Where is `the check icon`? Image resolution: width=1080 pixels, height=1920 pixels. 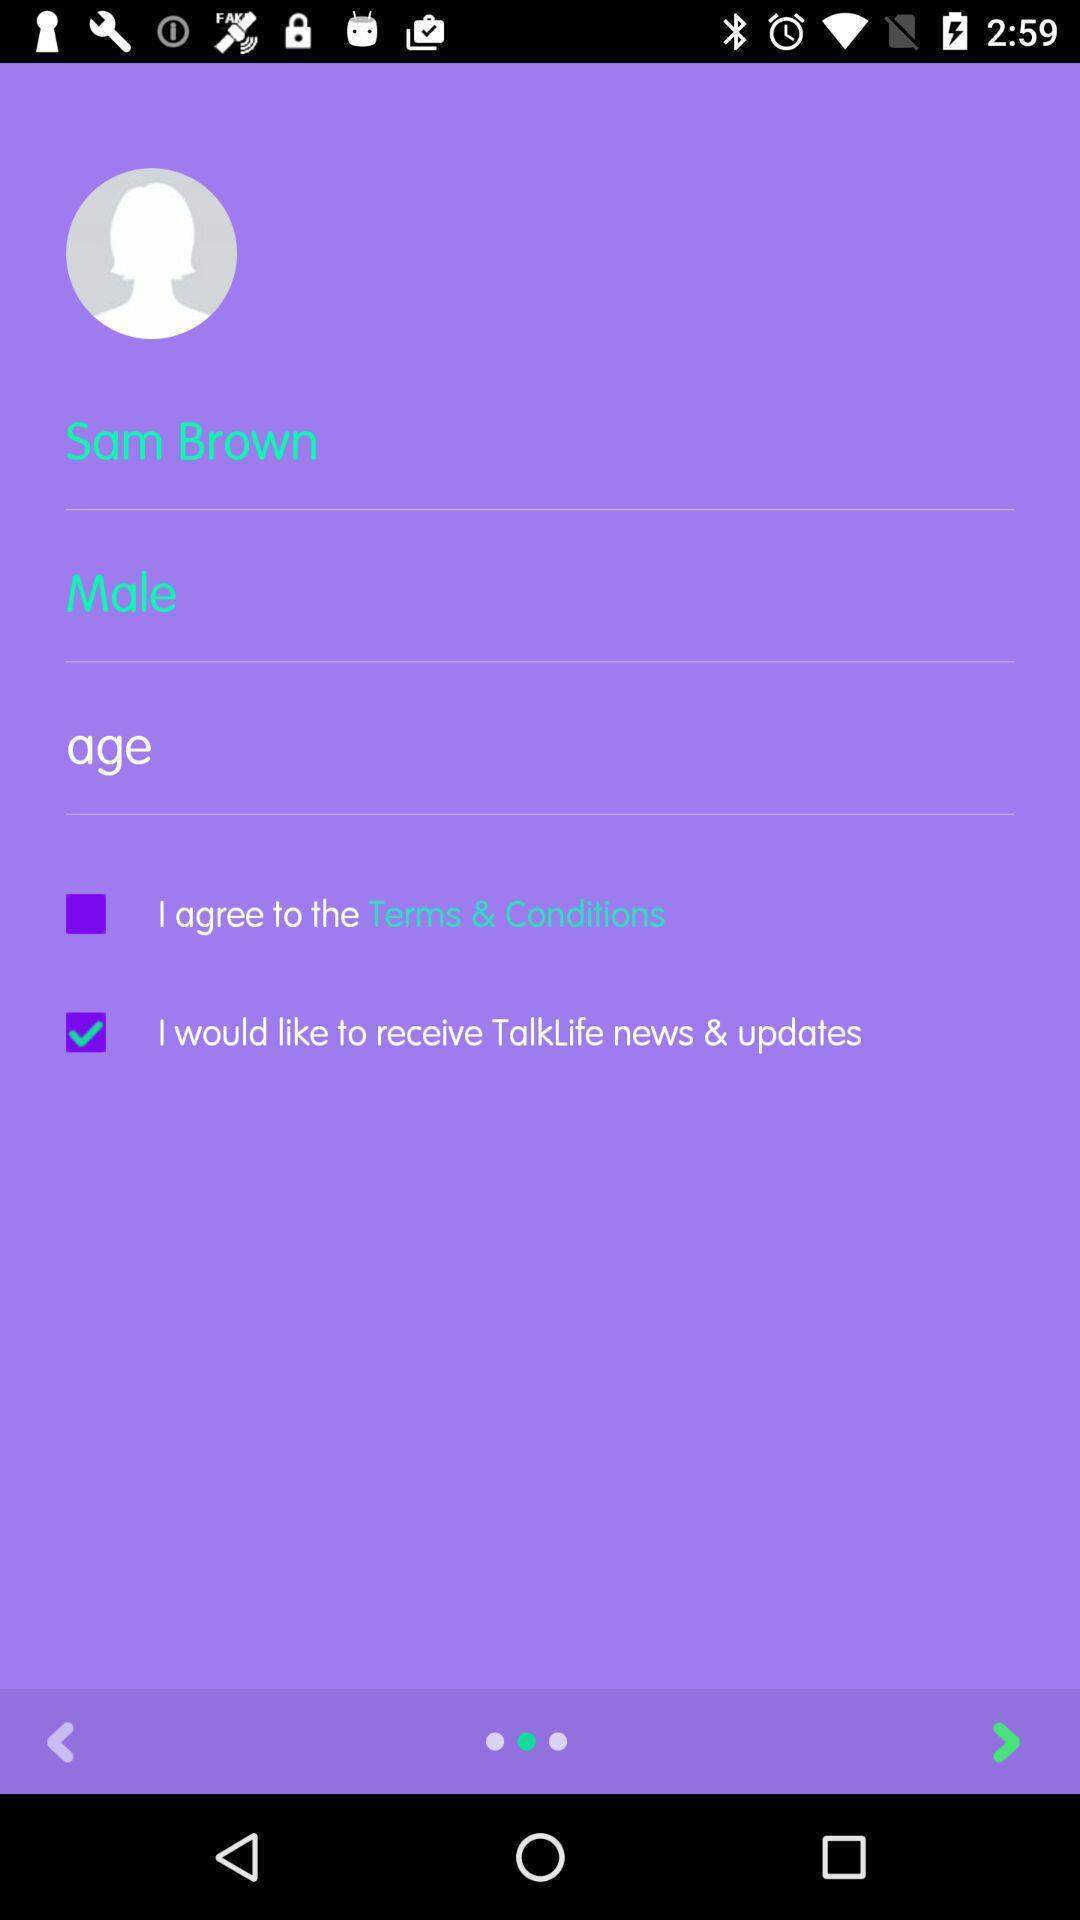
the check icon is located at coordinates (84, 1032).